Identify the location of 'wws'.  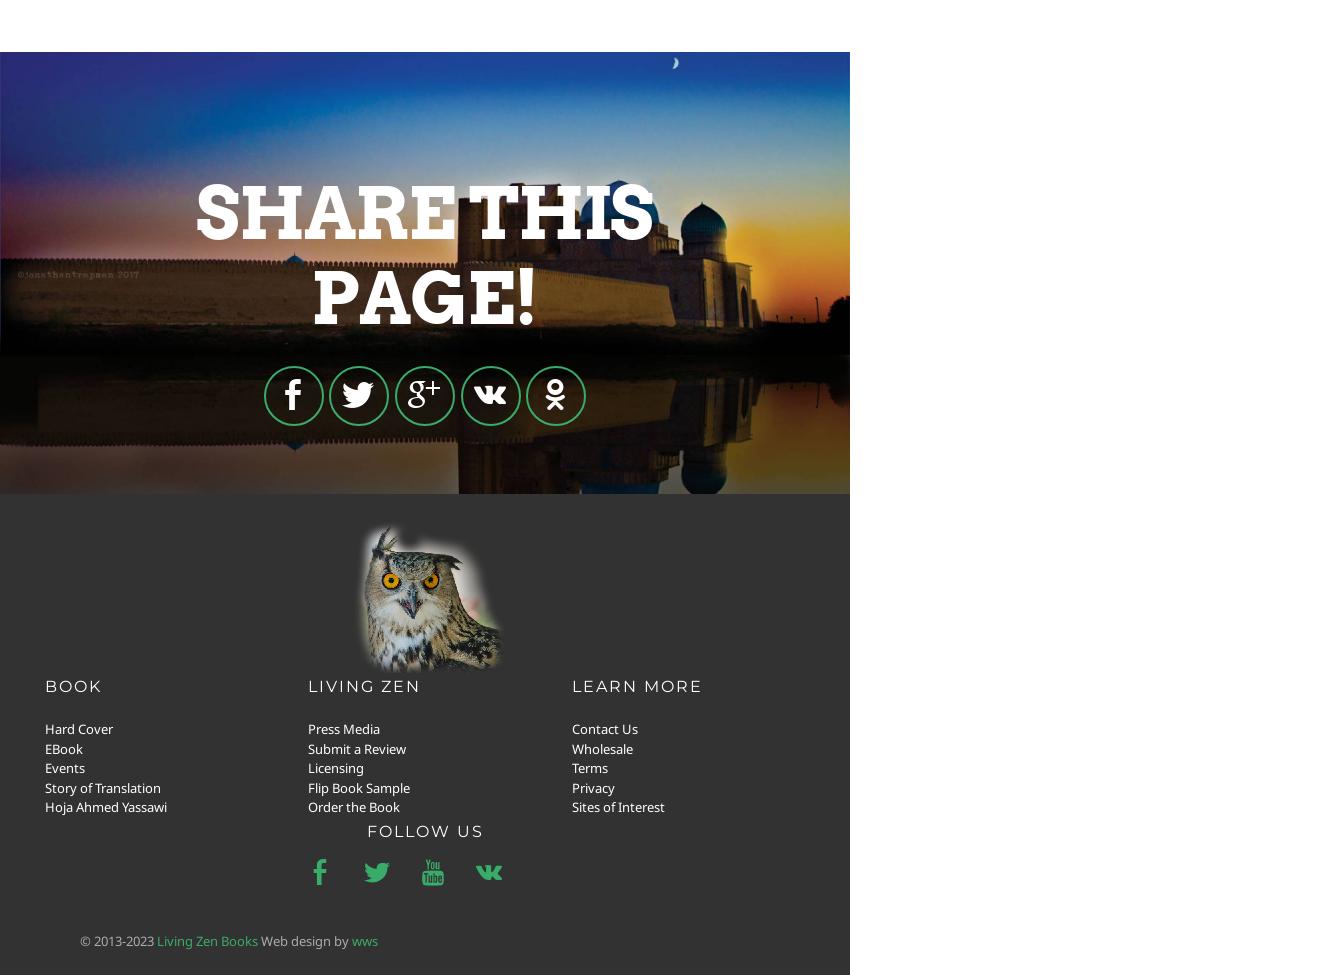
(363, 938).